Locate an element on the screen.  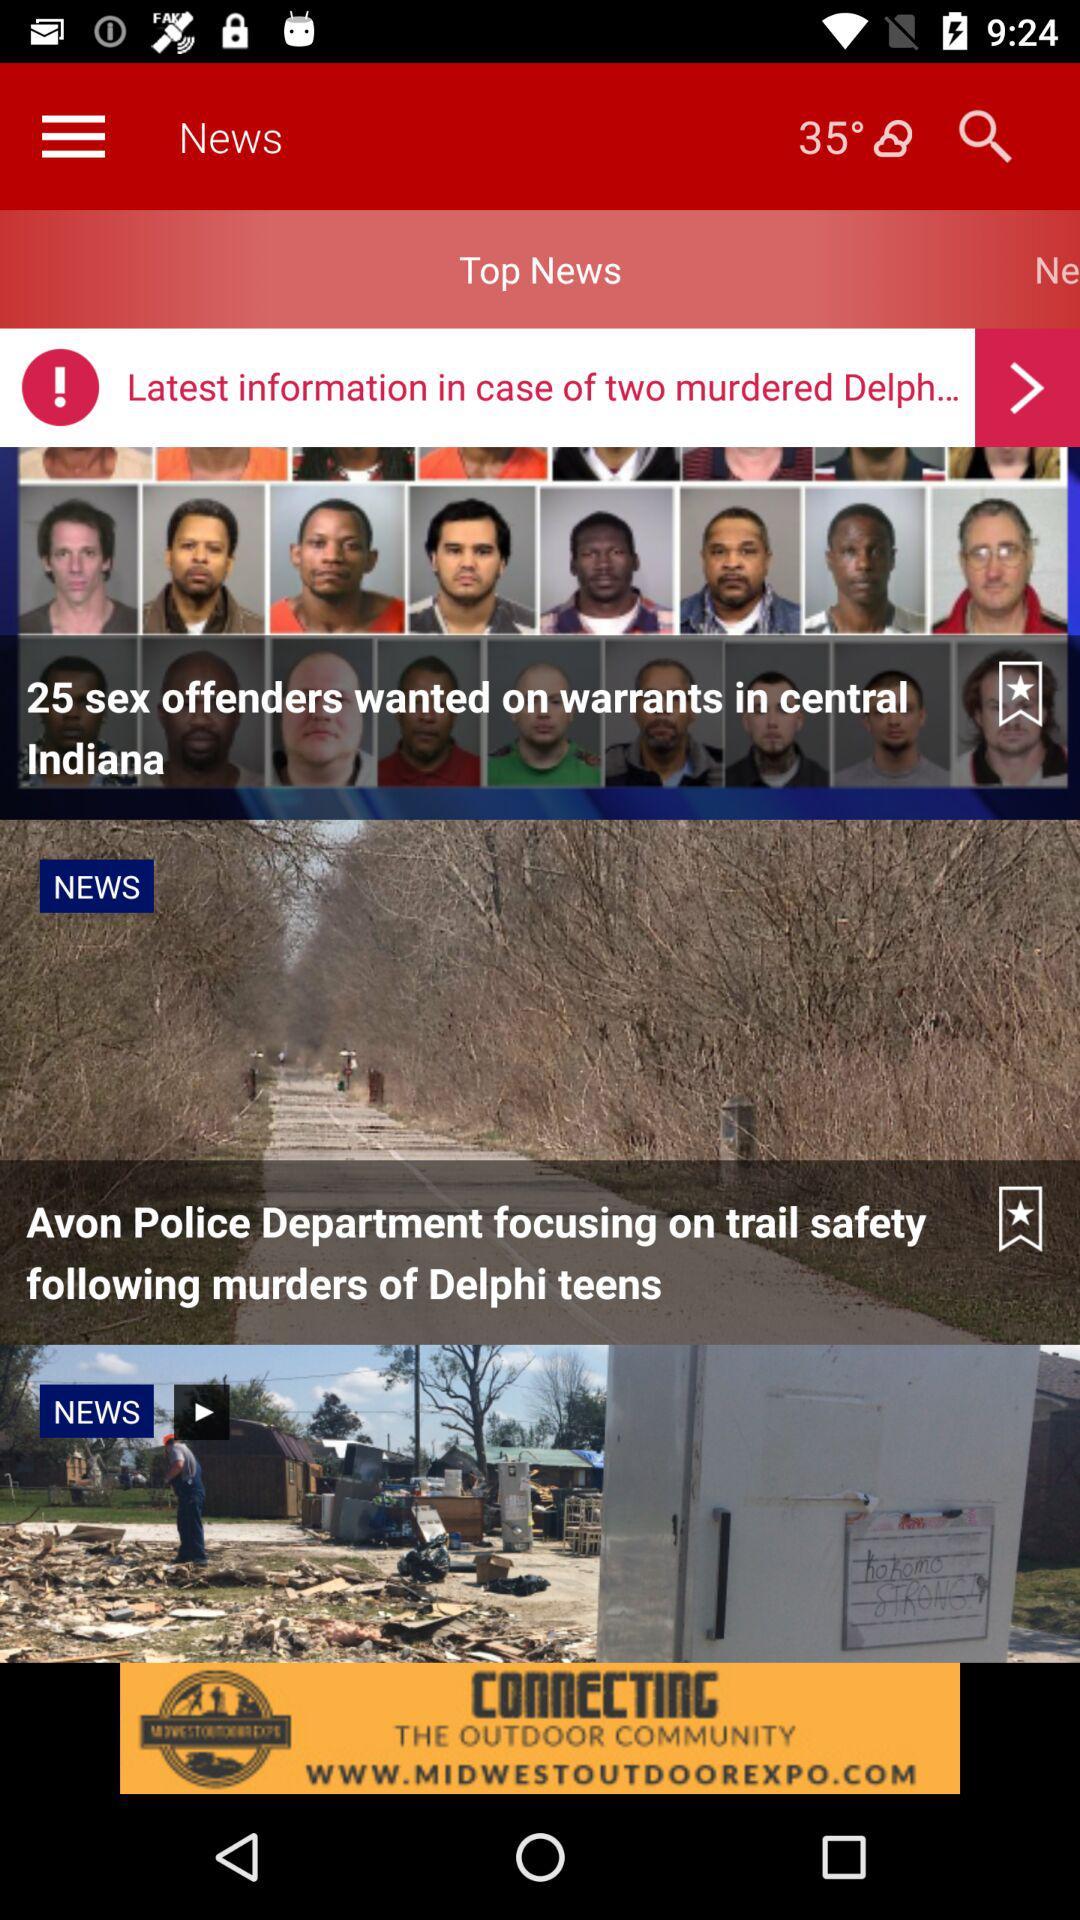
setting is located at coordinates (72, 135).